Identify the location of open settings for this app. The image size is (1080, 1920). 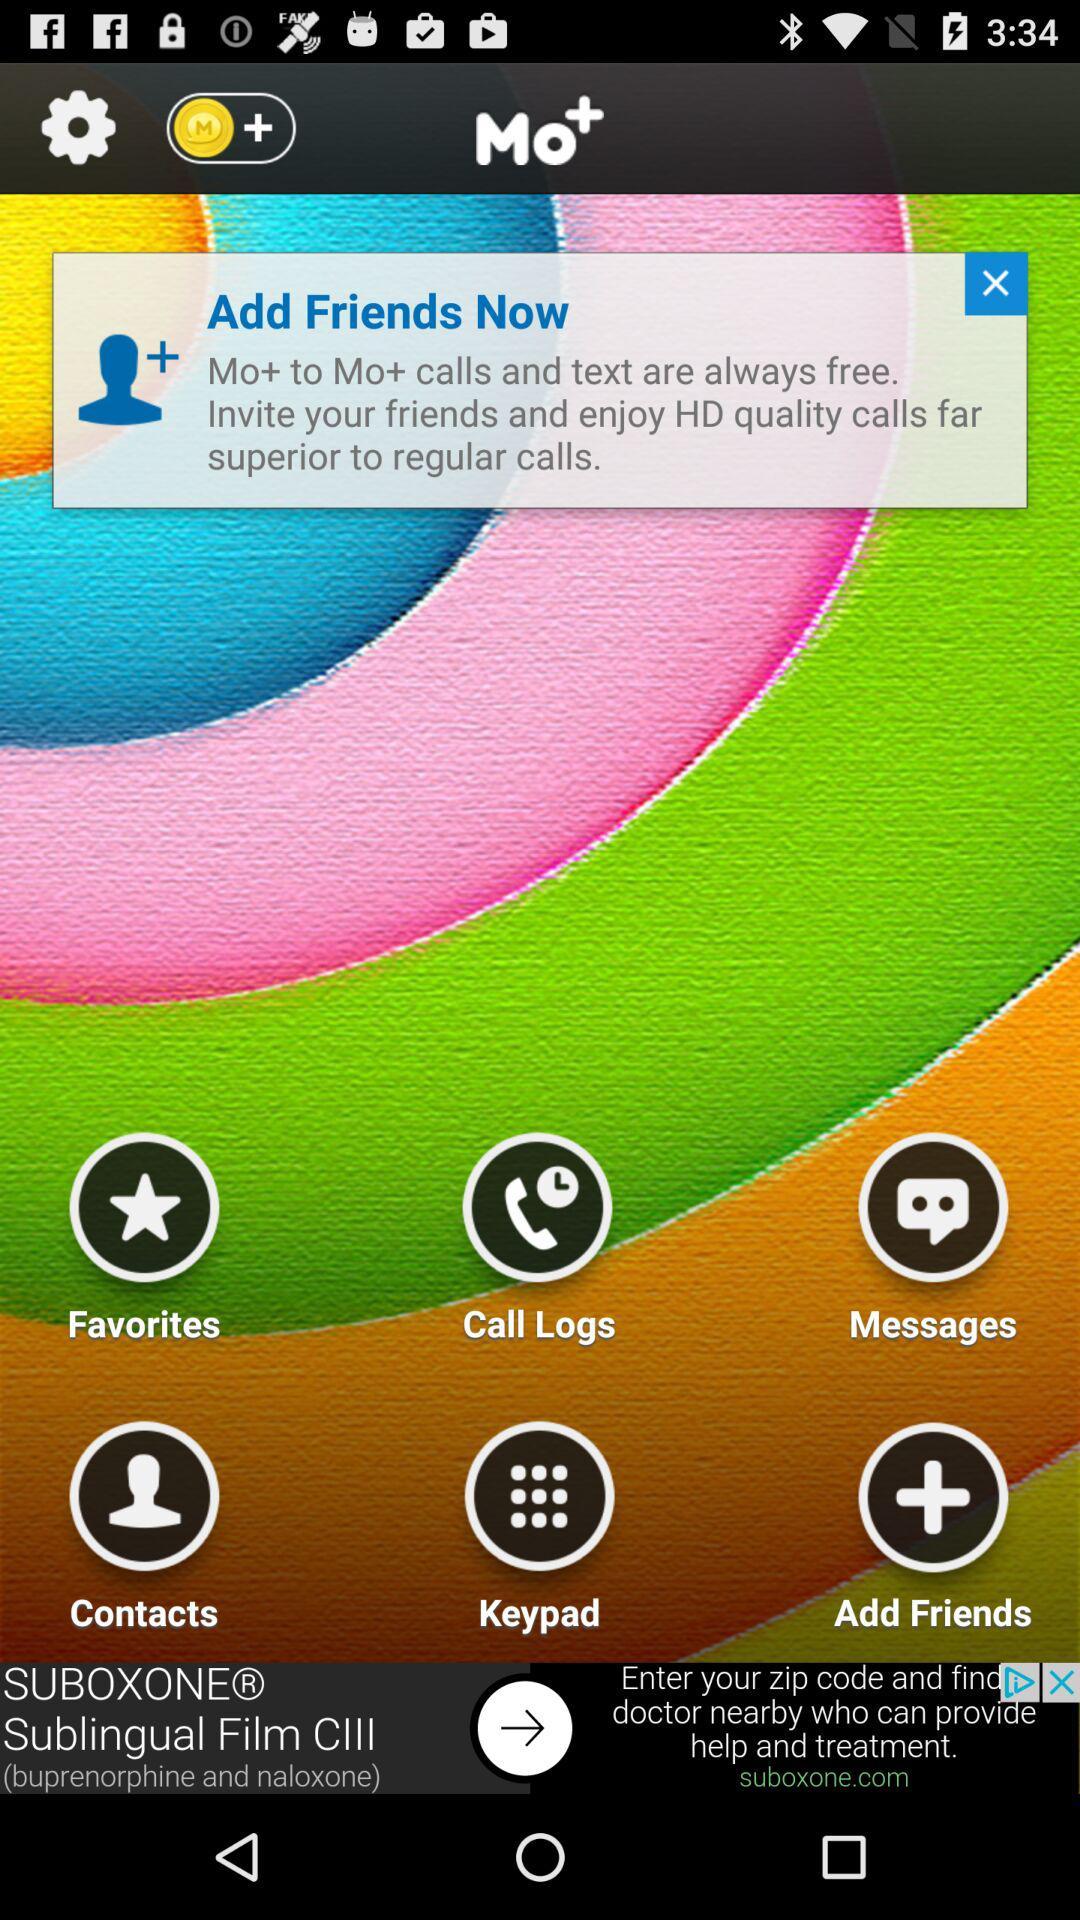
(77, 127).